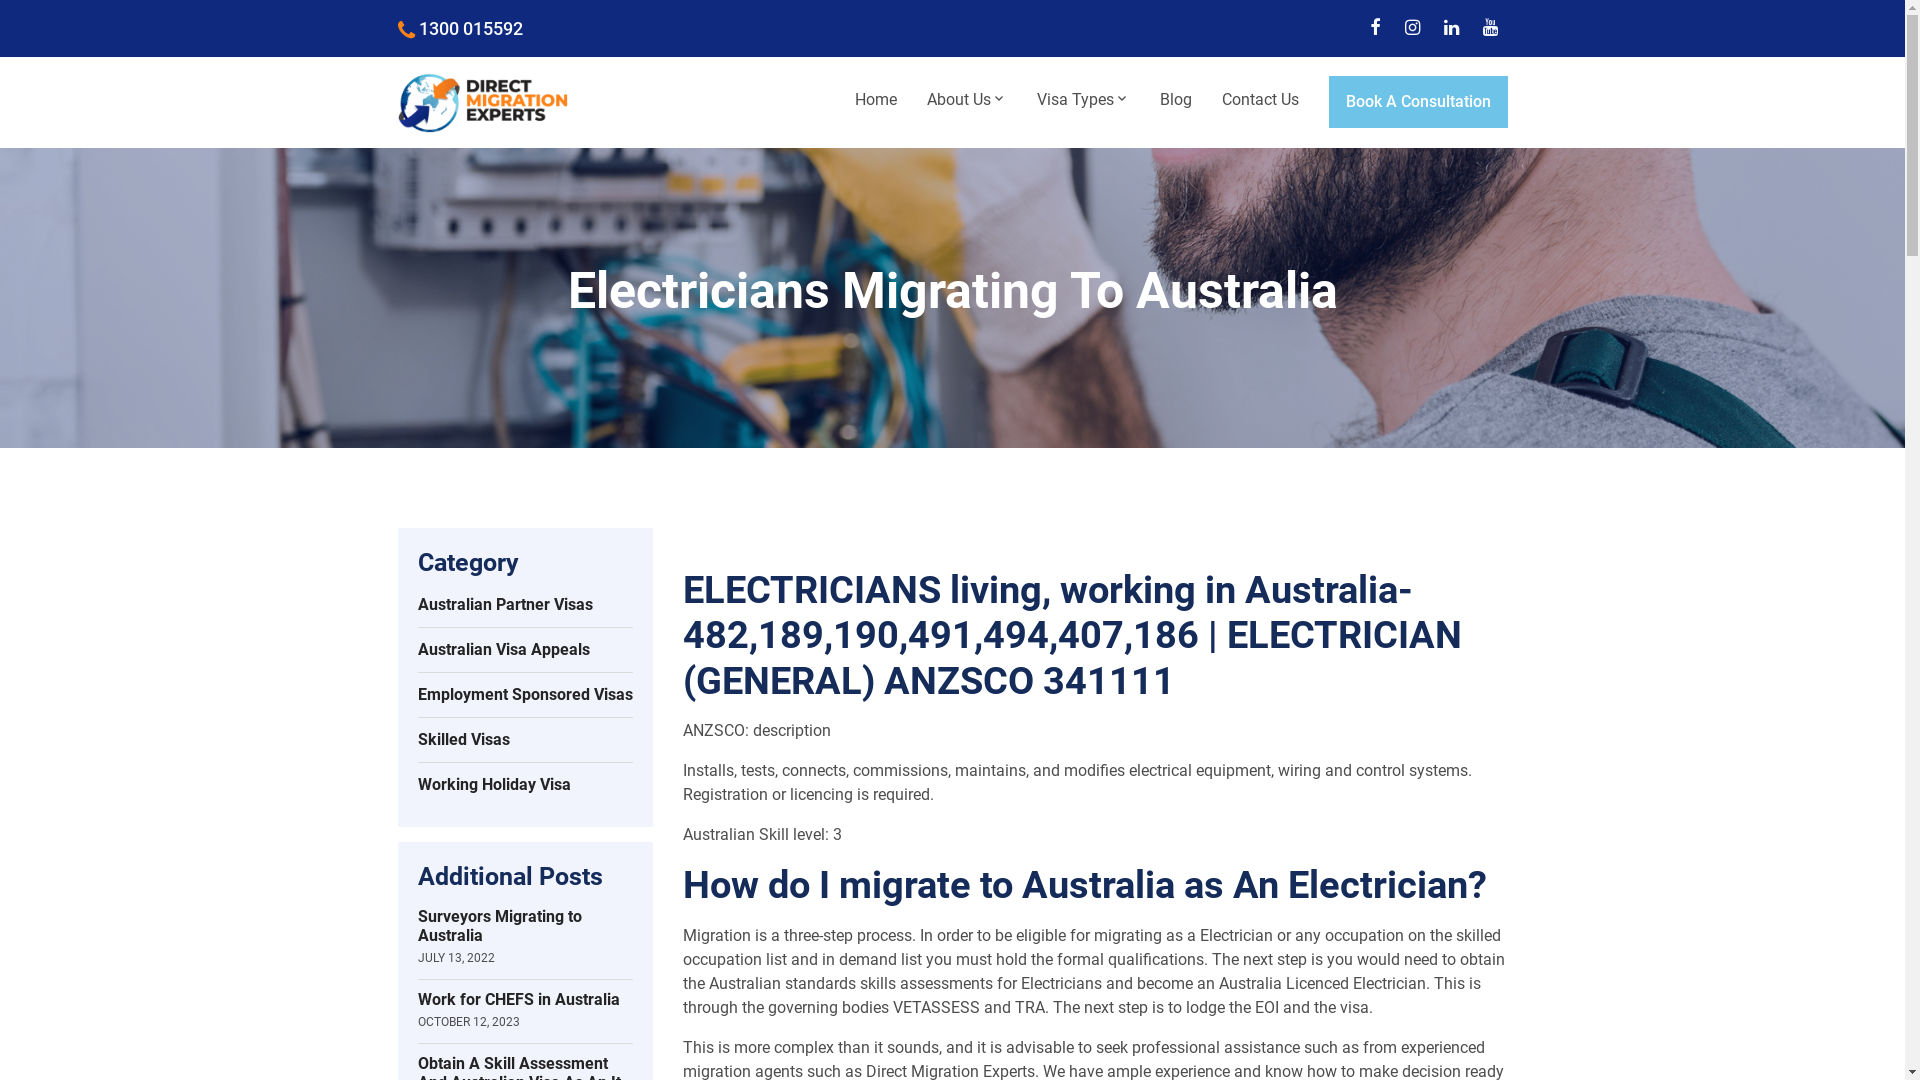  Describe the element at coordinates (525, 1010) in the screenshot. I see `'Work for CHEFS in Australia` at that location.